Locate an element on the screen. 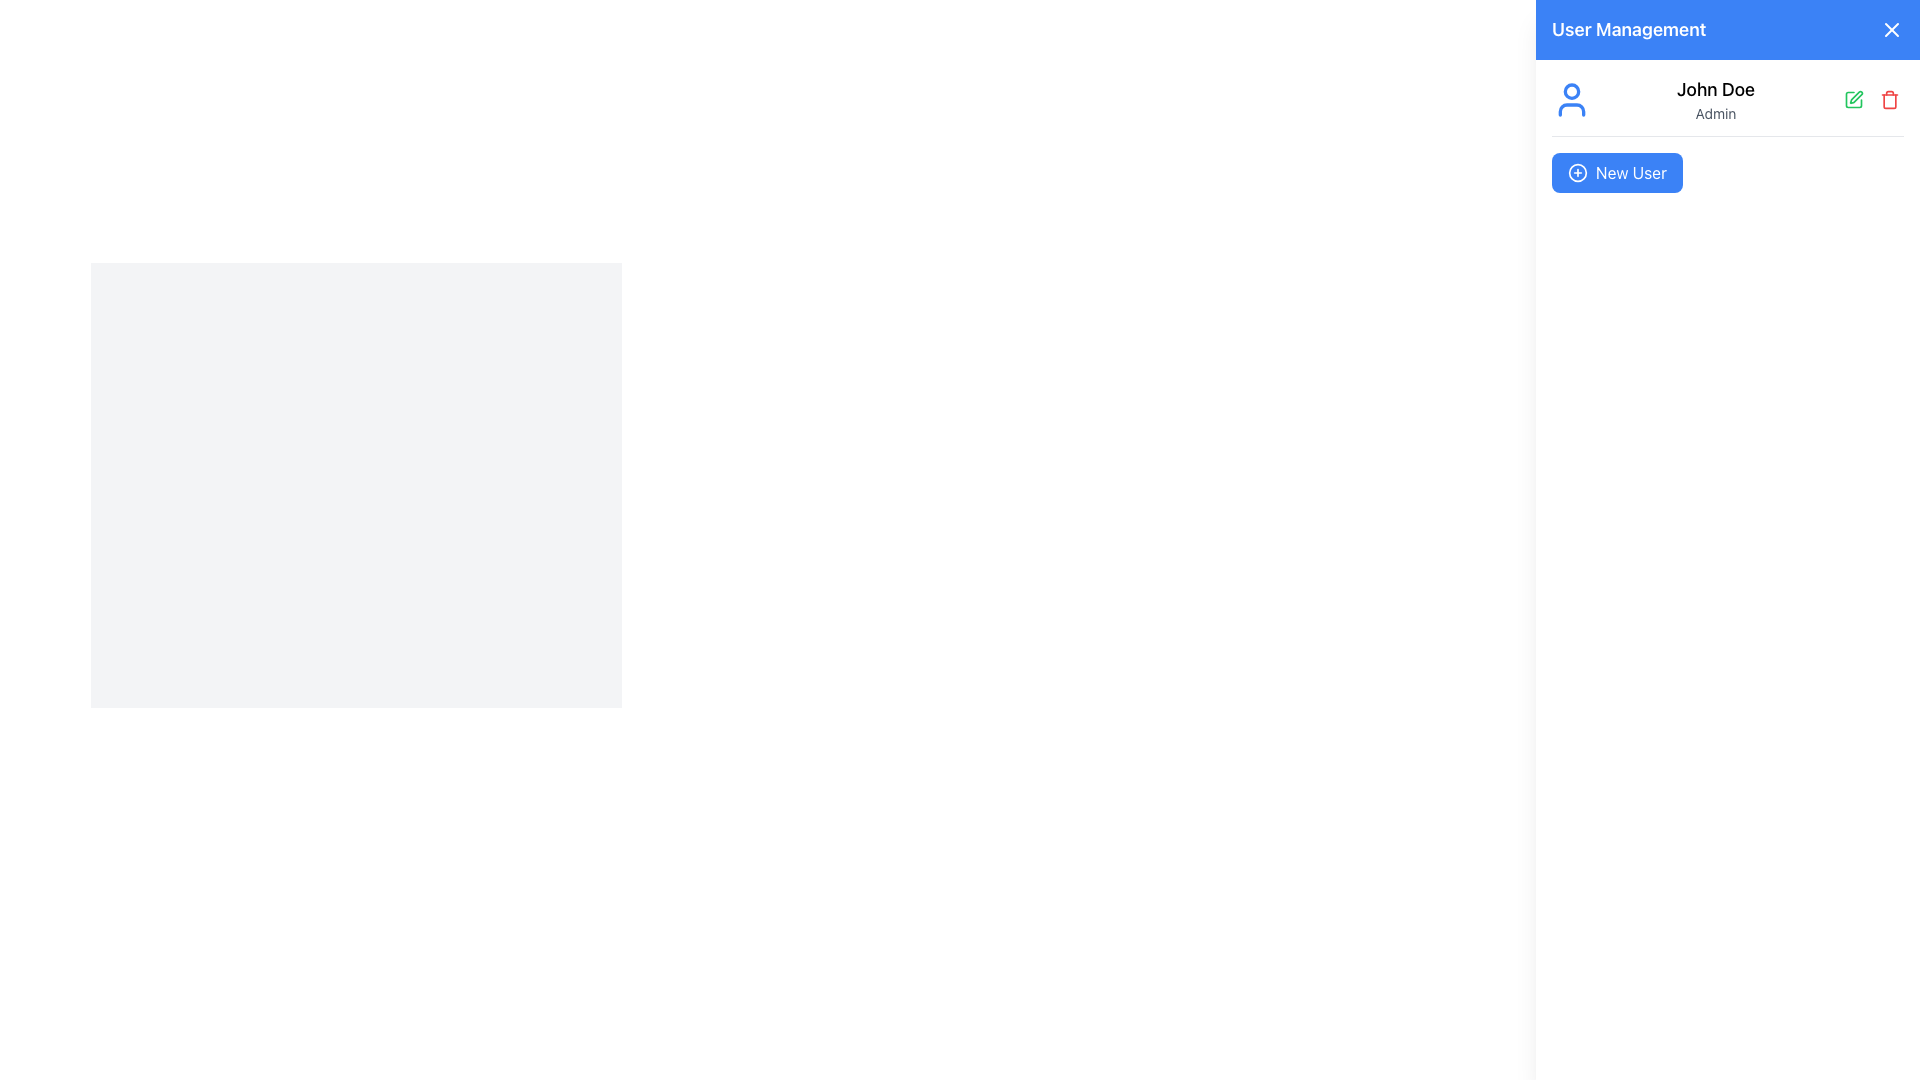 The width and height of the screenshot is (1920, 1080). text label saying 'User Management' which is located in the header section of the interface, displayed in bold white font on a blue background is located at coordinates (1629, 30).